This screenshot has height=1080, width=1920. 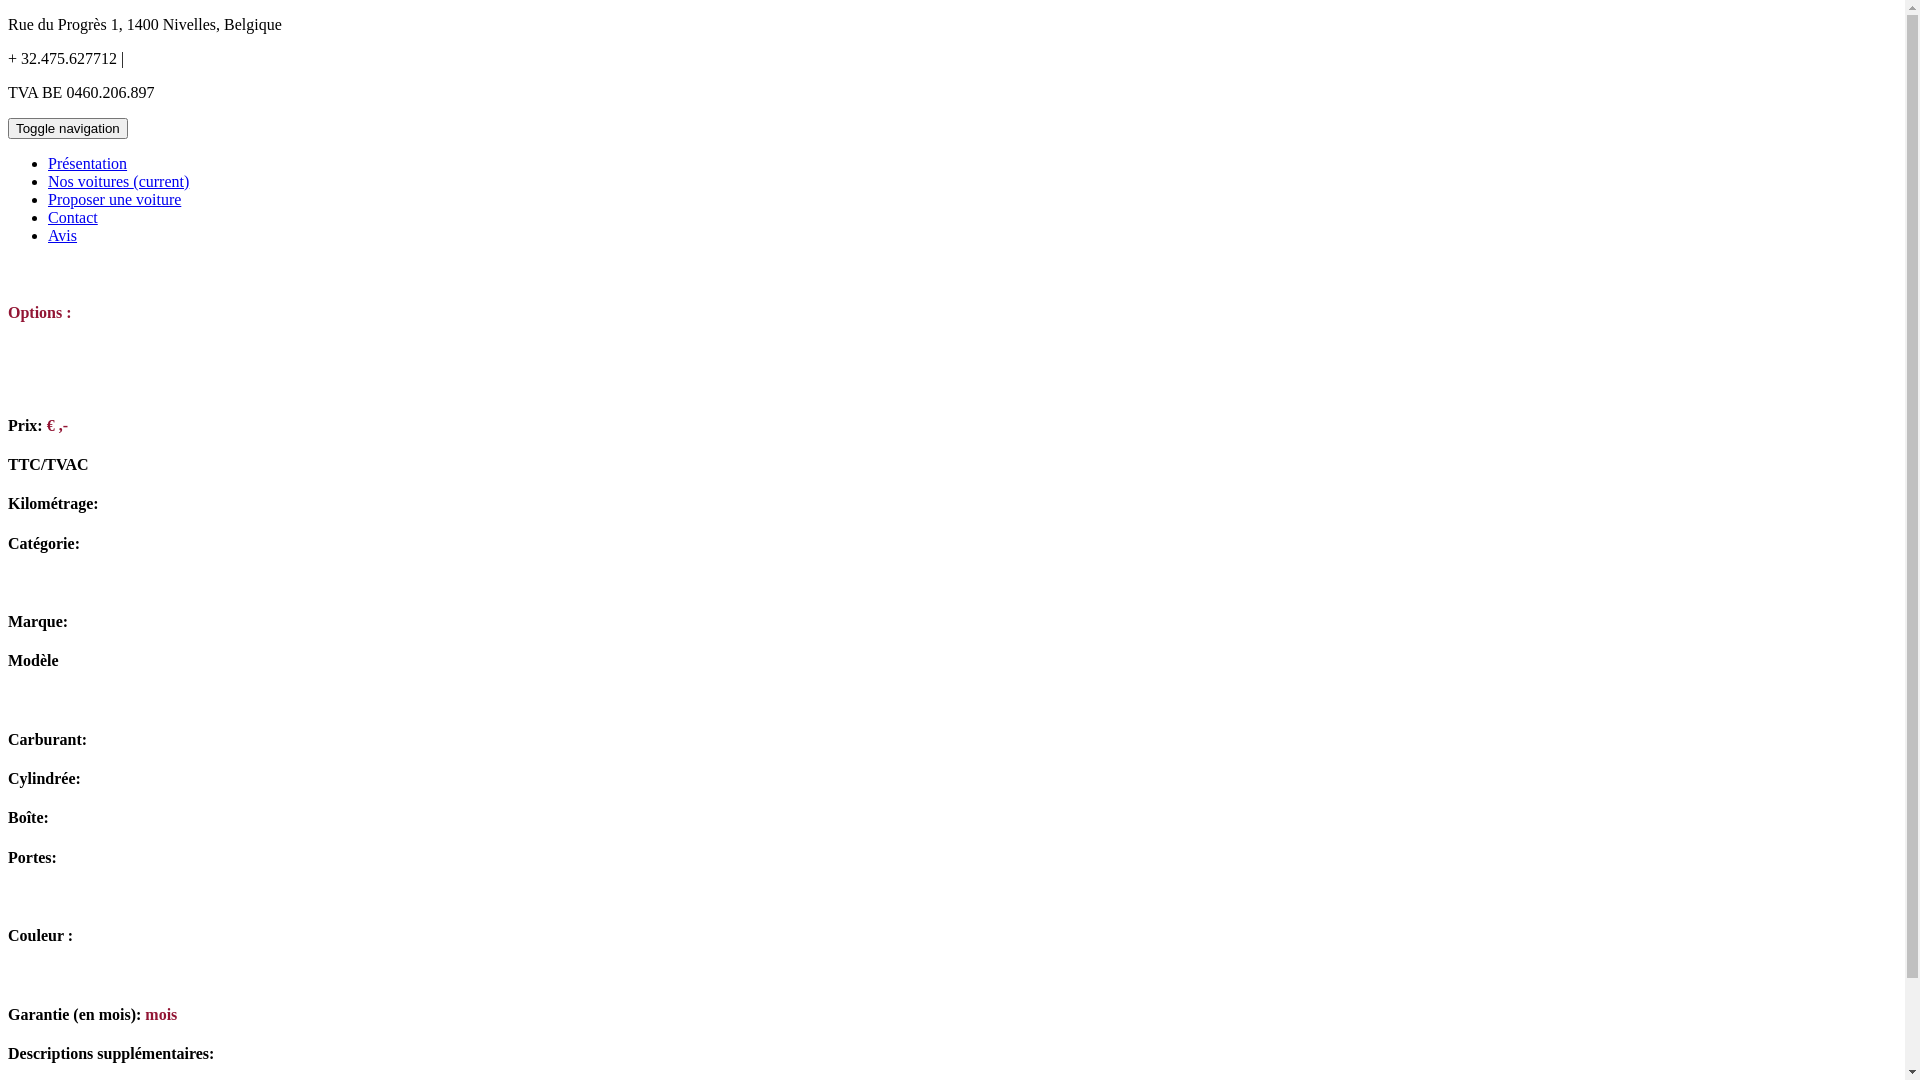 I want to click on 'Nos voitures (current)', so click(x=117, y=181).